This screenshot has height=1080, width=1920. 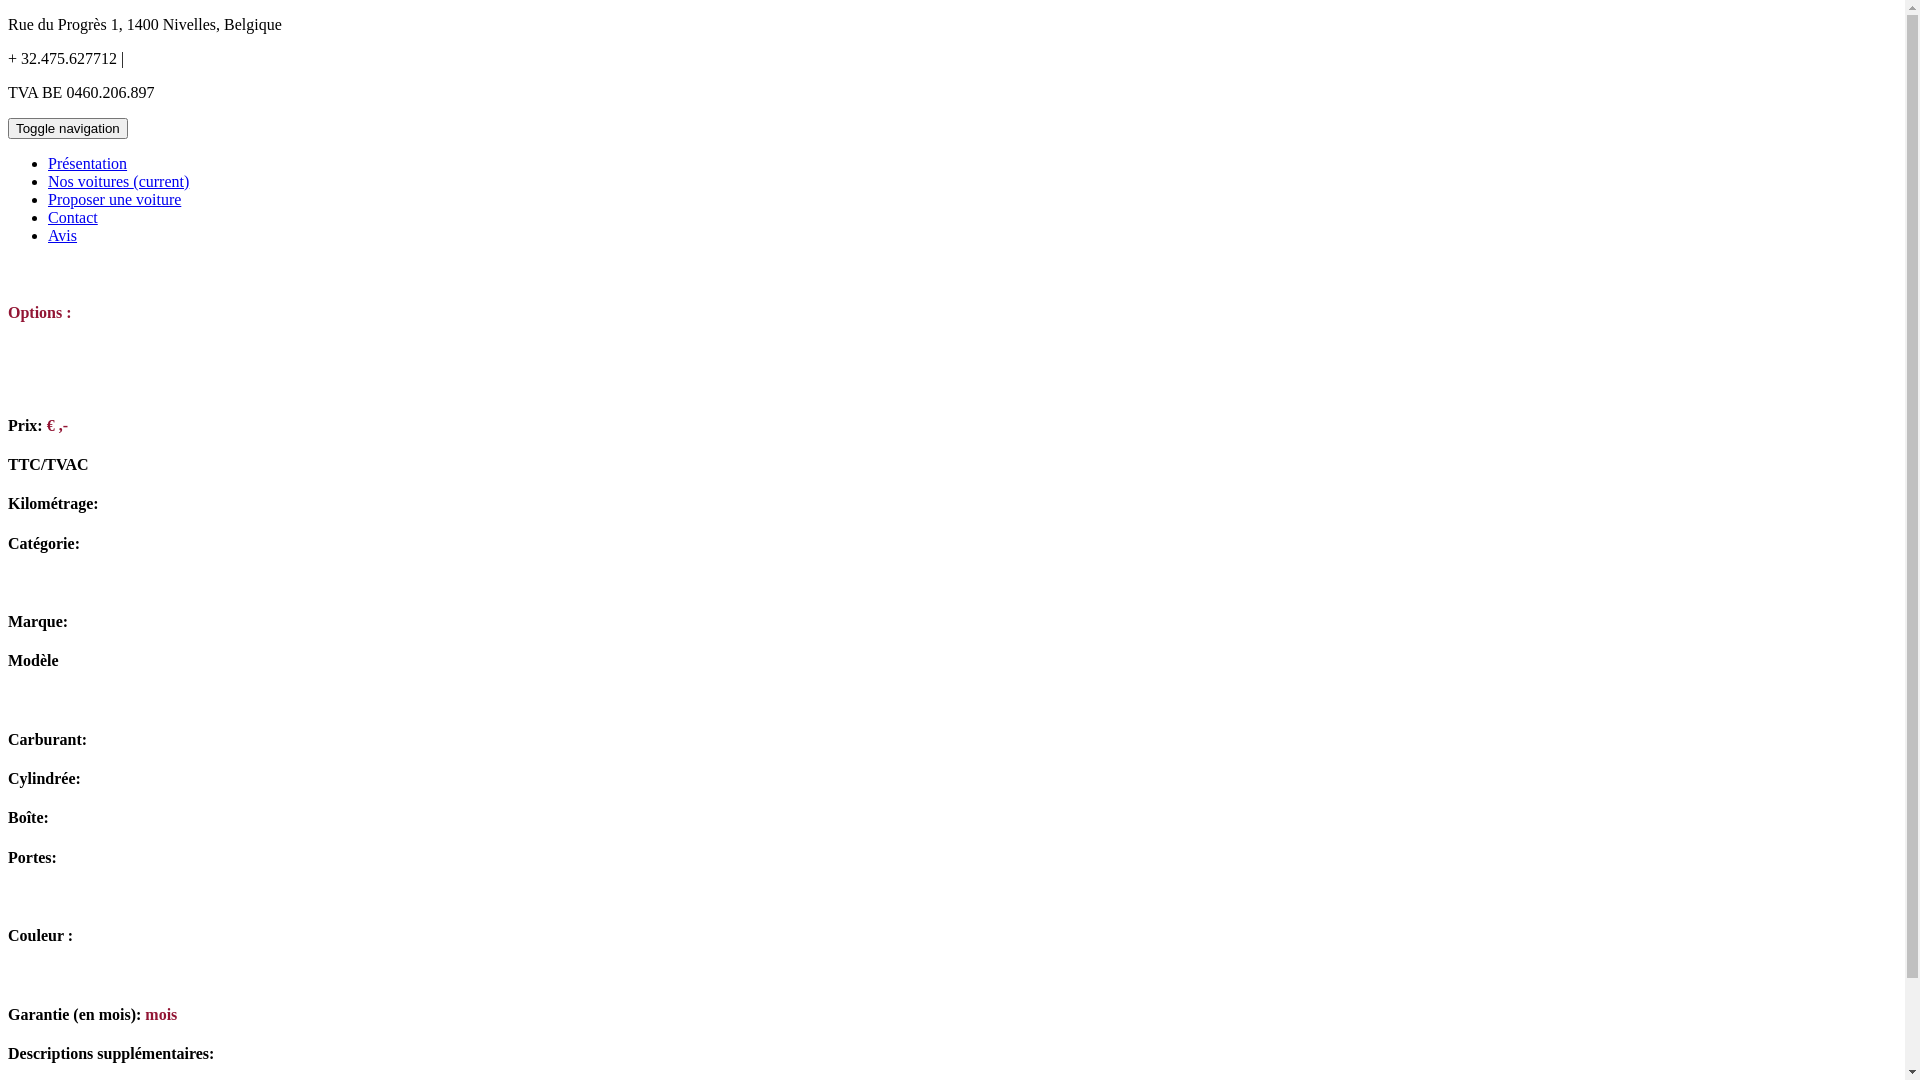 I want to click on 'Nos voitures (current)', so click(x=117, y=181).